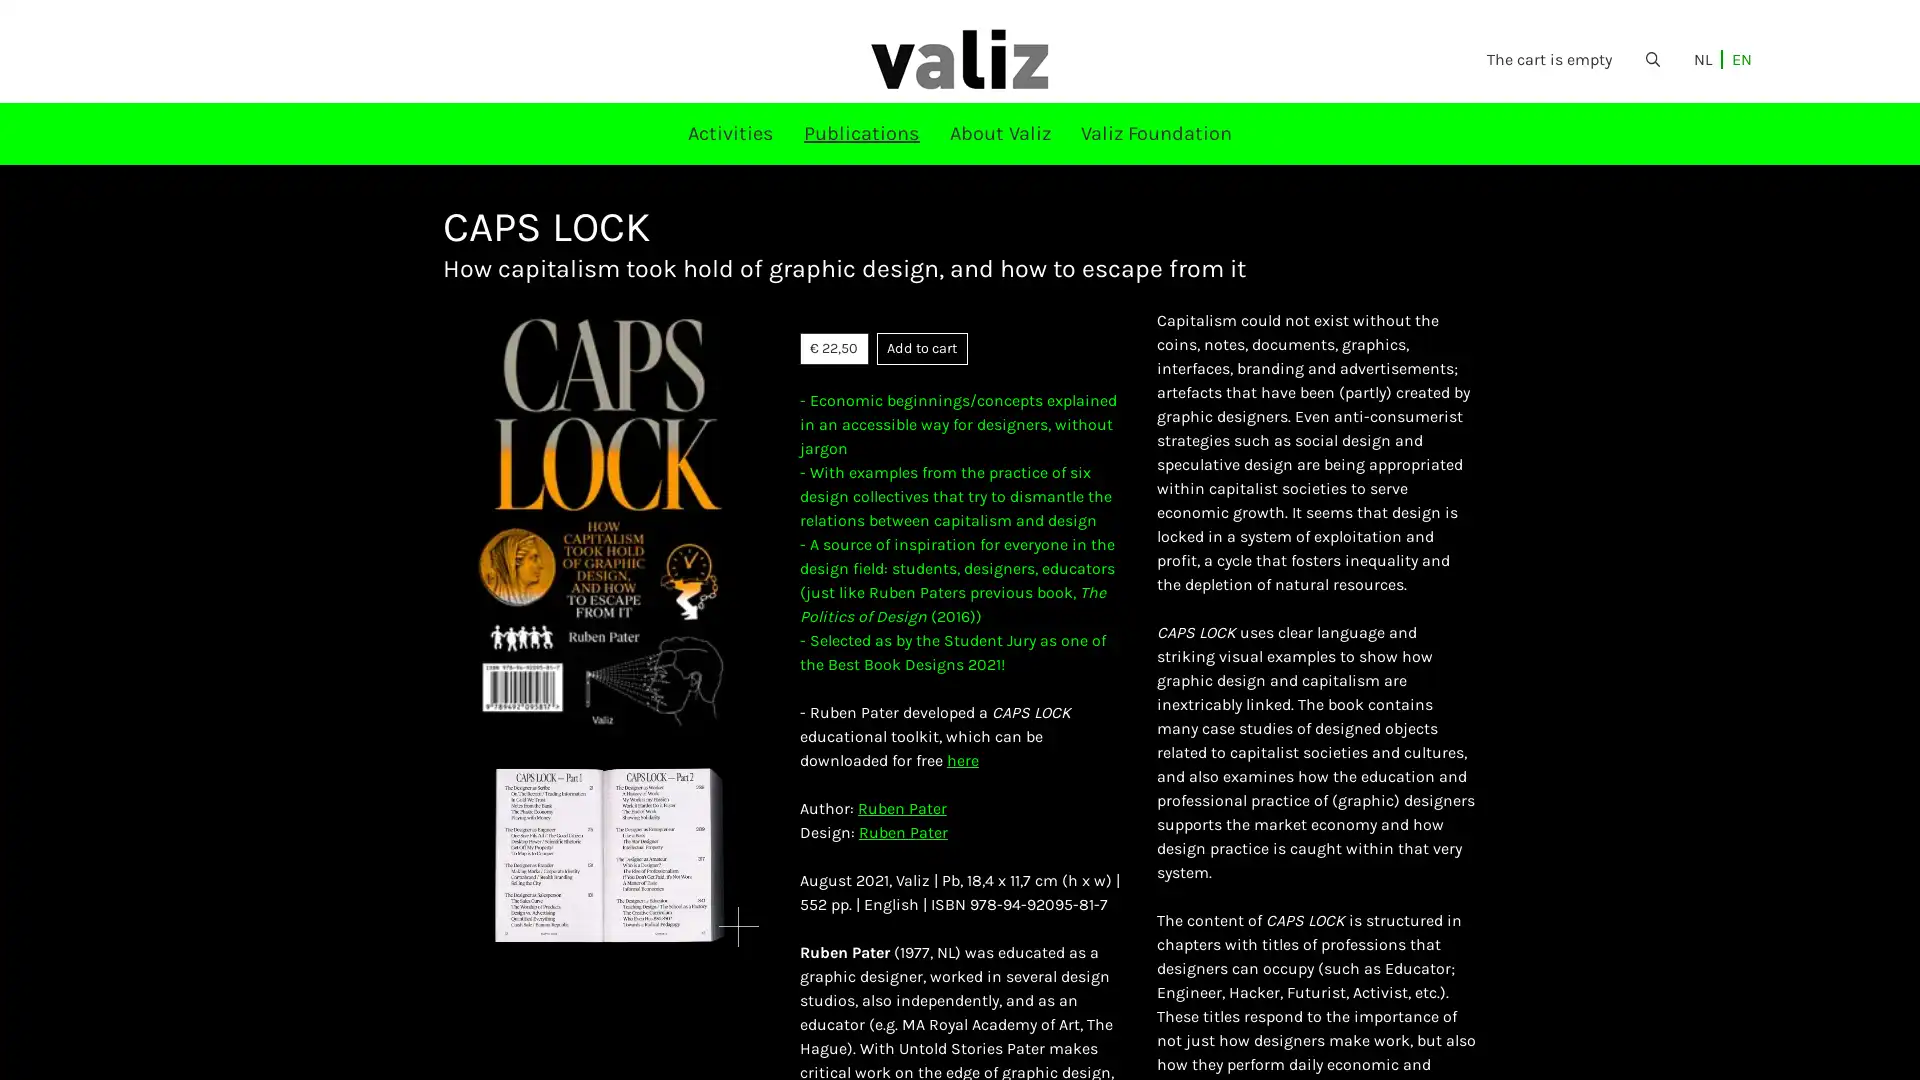 The width and height of the screenshot is (1920, 1080). What do you see at coordinates (1652, 57) in the screenshot?
I see `Open the search form` at bounding box center [1652, 57].